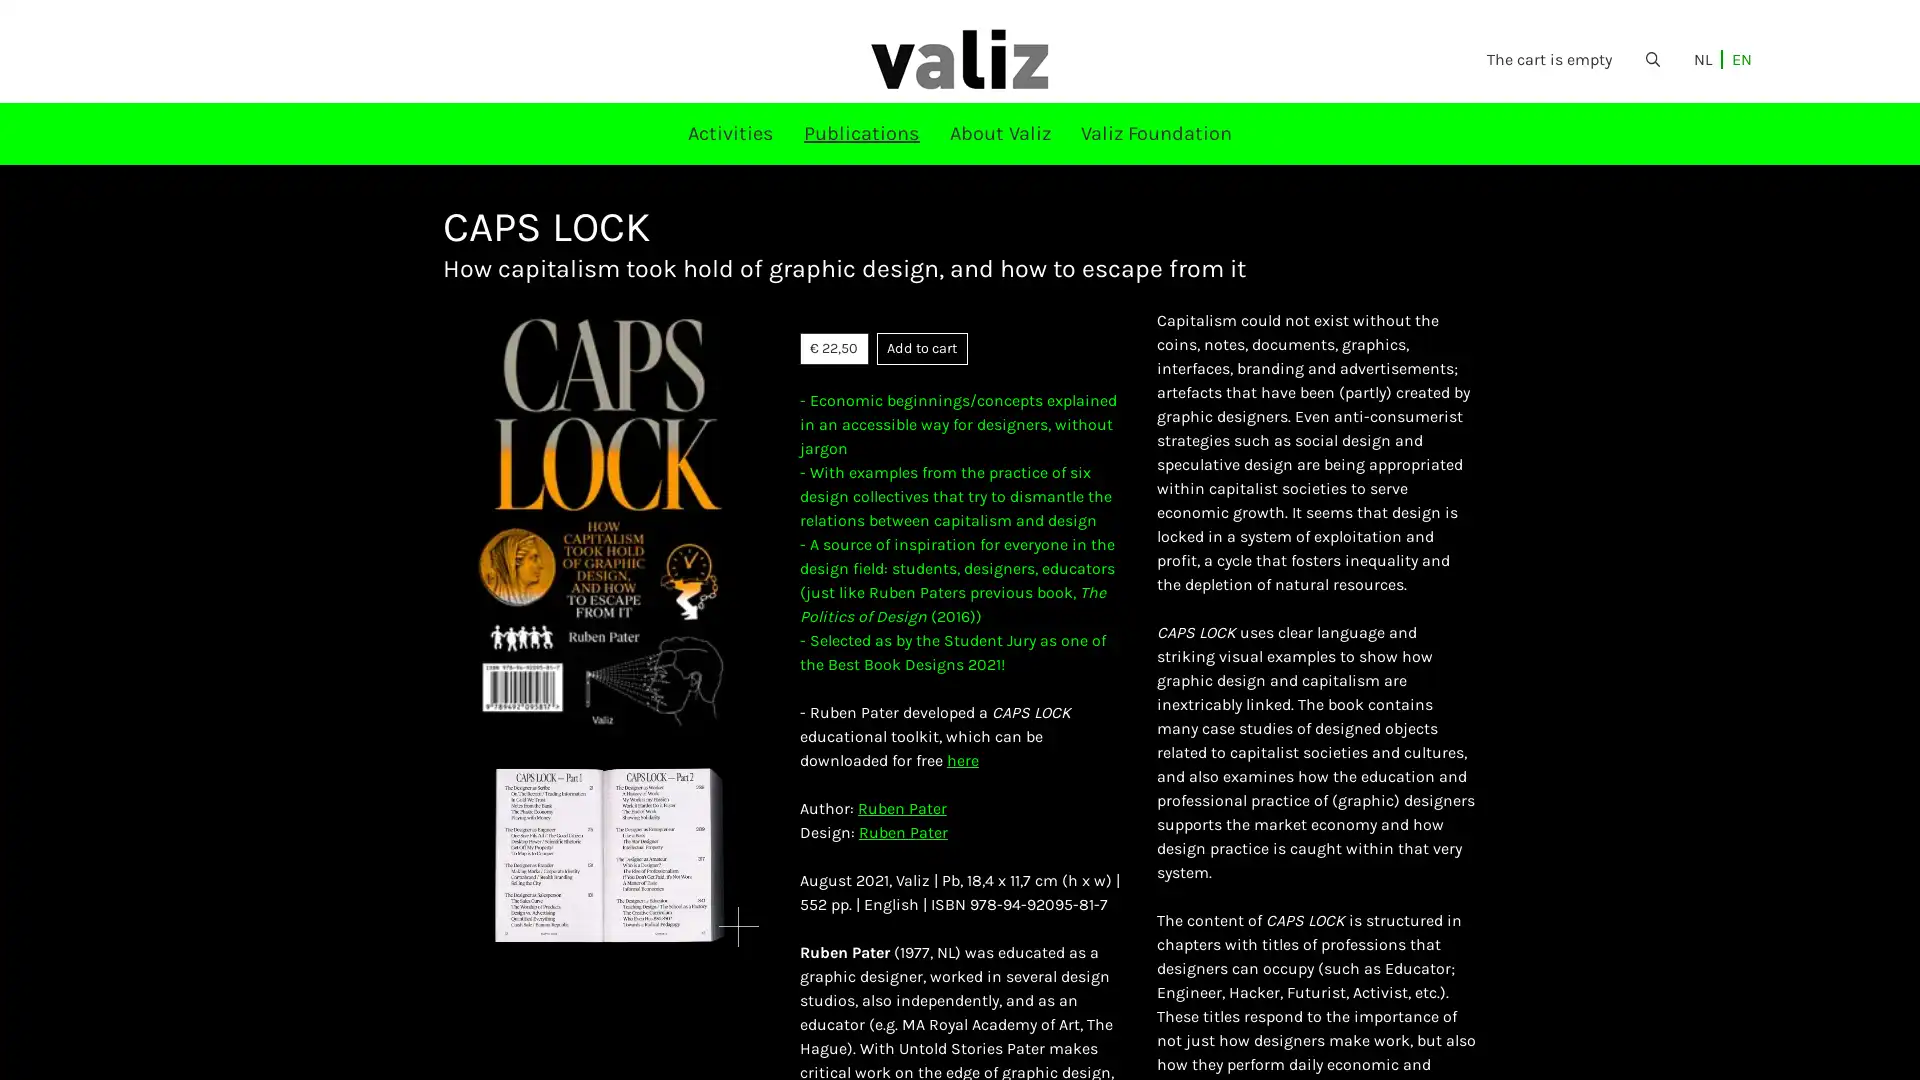 The width and height of the screenshot is (1920, 1080). What do you see at coordinates (1652, 57) in the screenshot?
I see `Open the search form` at bounding box center [1652, 57].